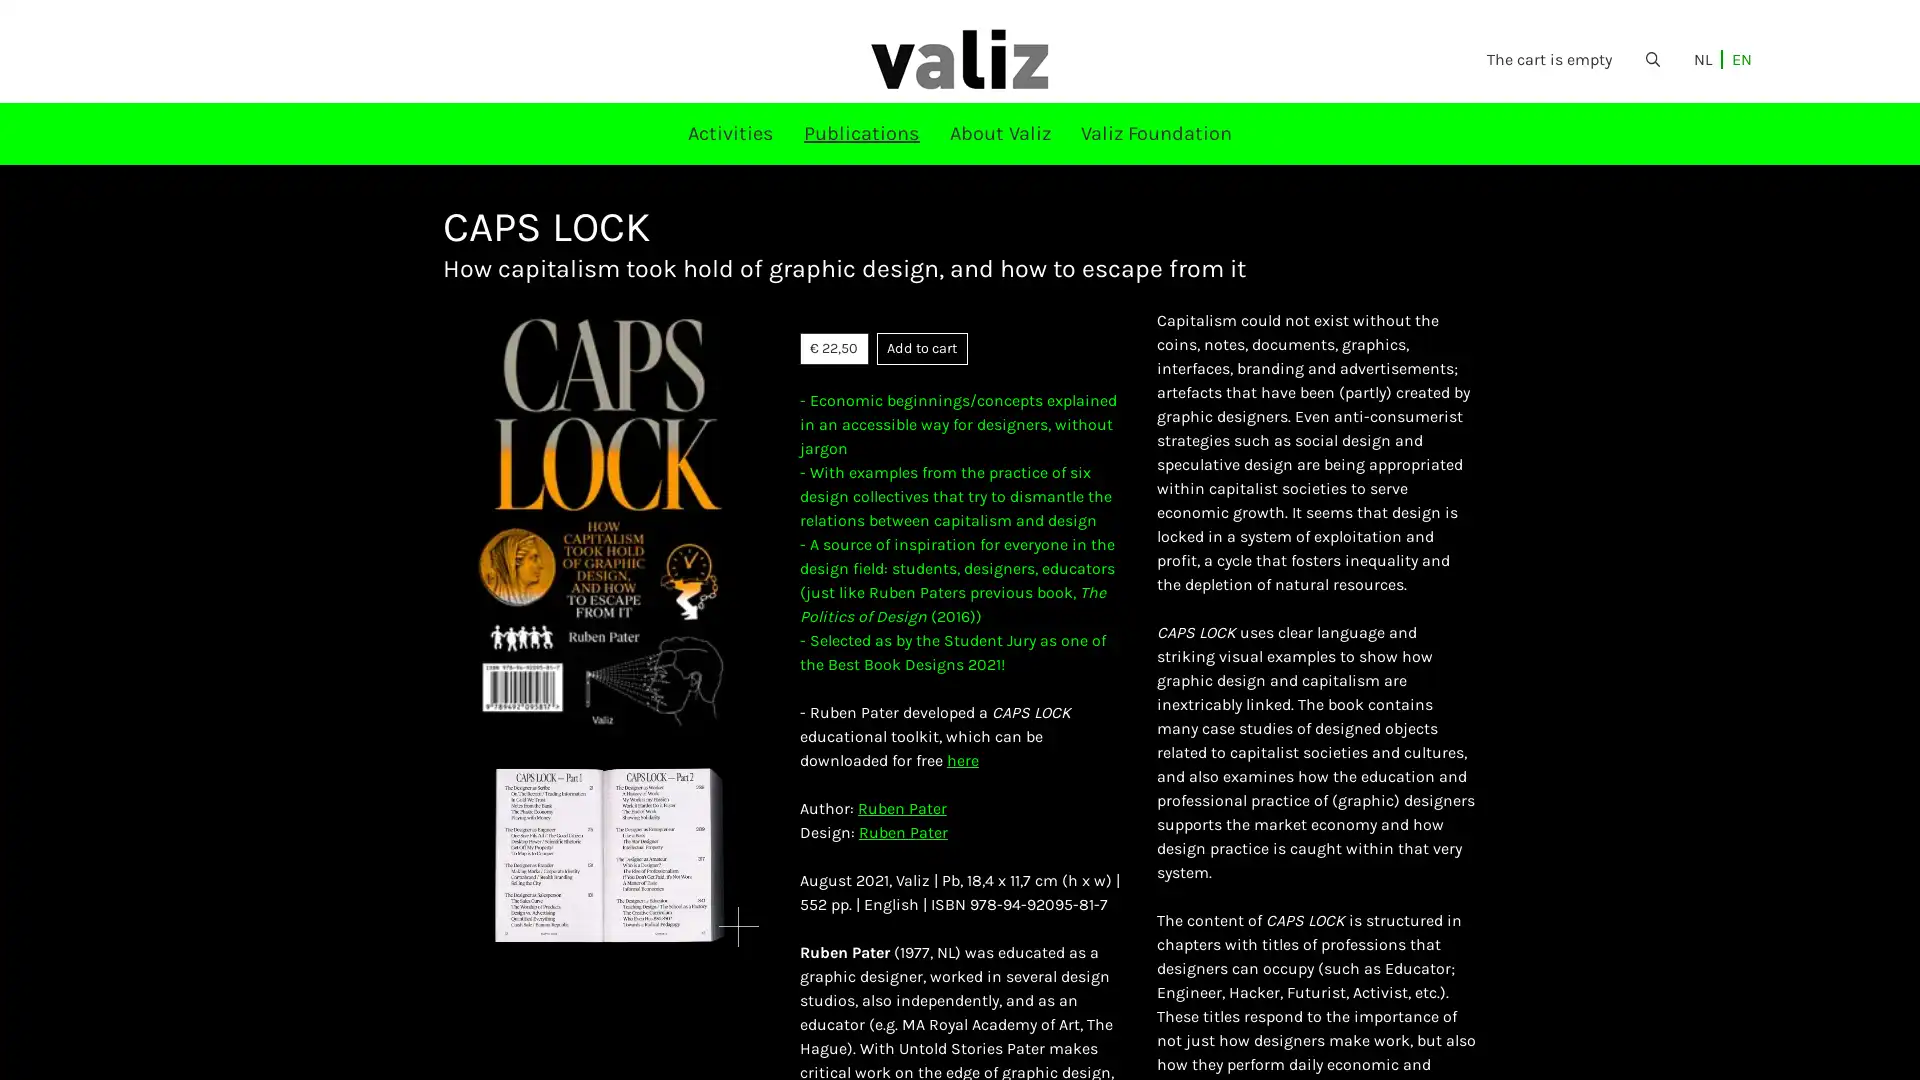 The width and height of the screenshot is (1920, 1080). What do you see at coordinates (1652, 57) in the screenshot?
I see `Open the search form` at bounding box center [1652, 57].